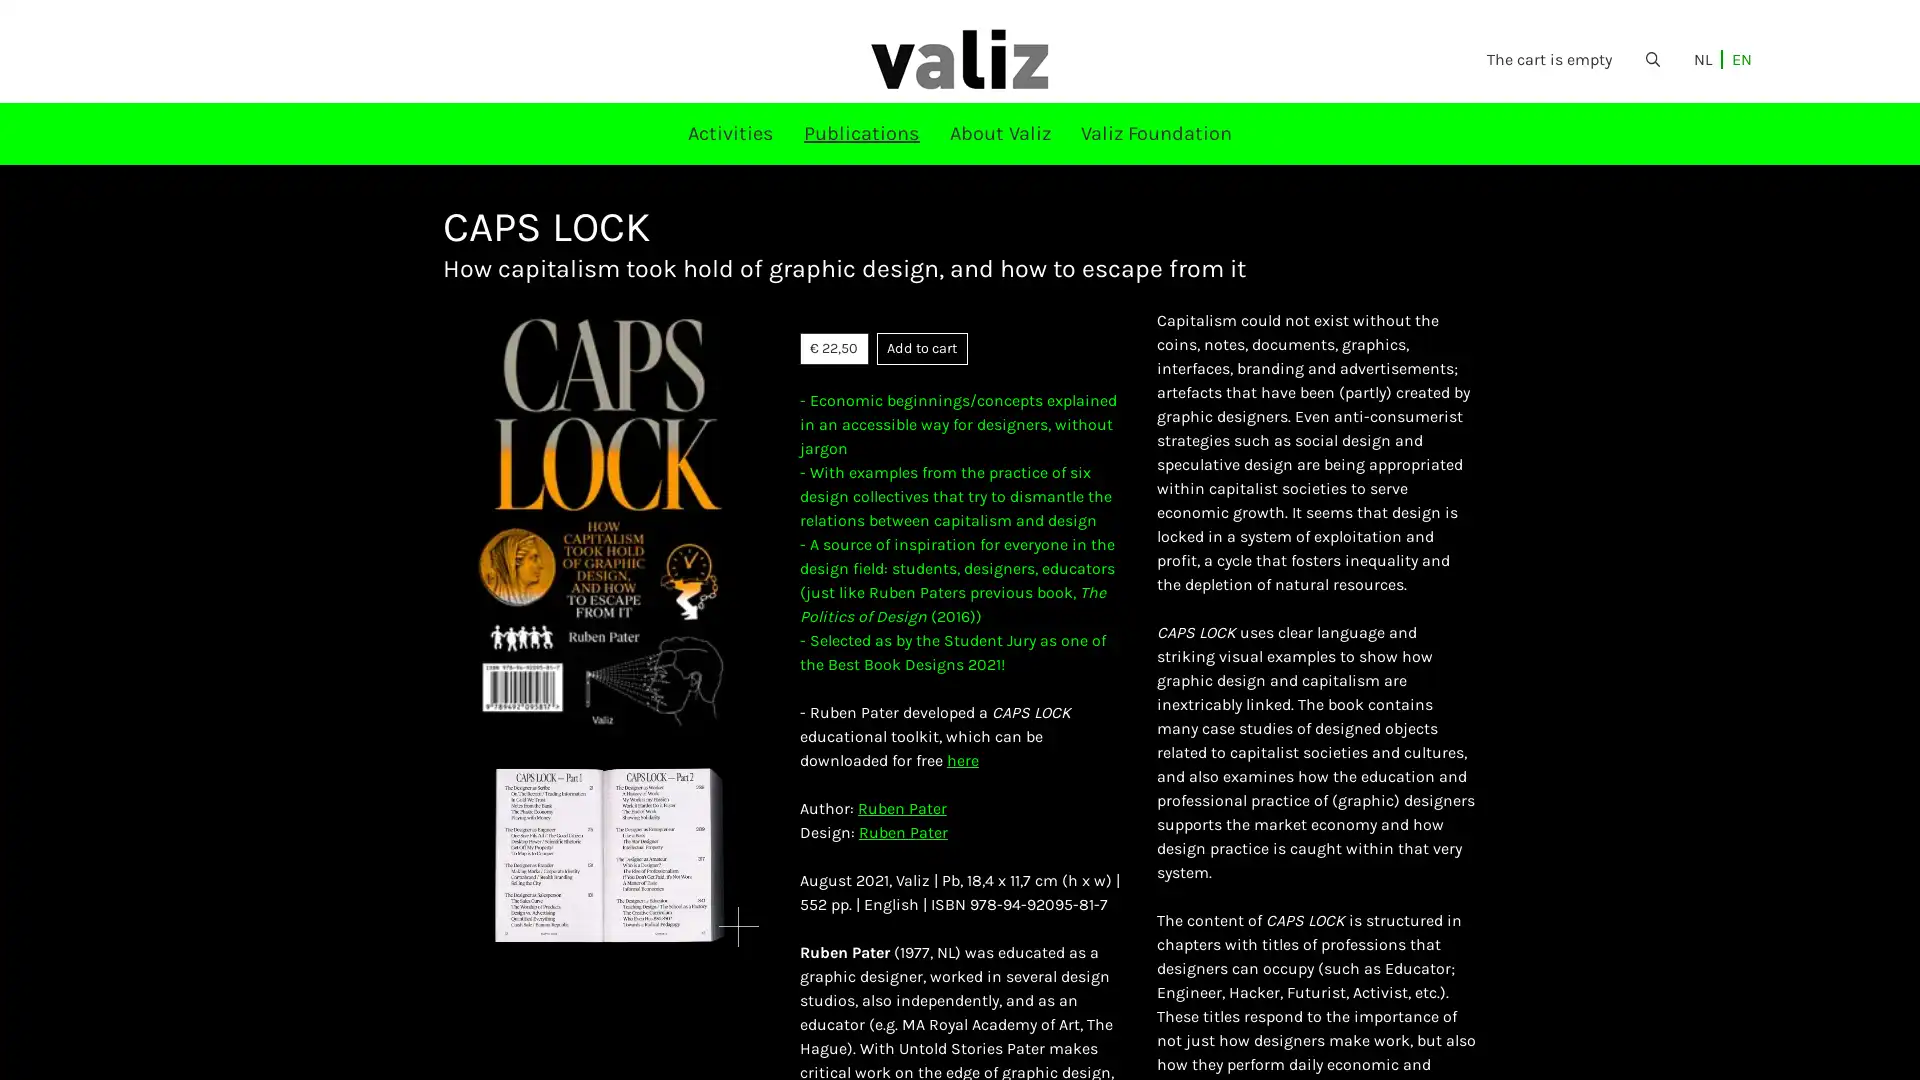 The width and height of the screenshot is (1920, 1080). What do you see at coordinates (1652, 57) in the screenshot?
I see `Open the search form` at bounding box center [1652, 57].